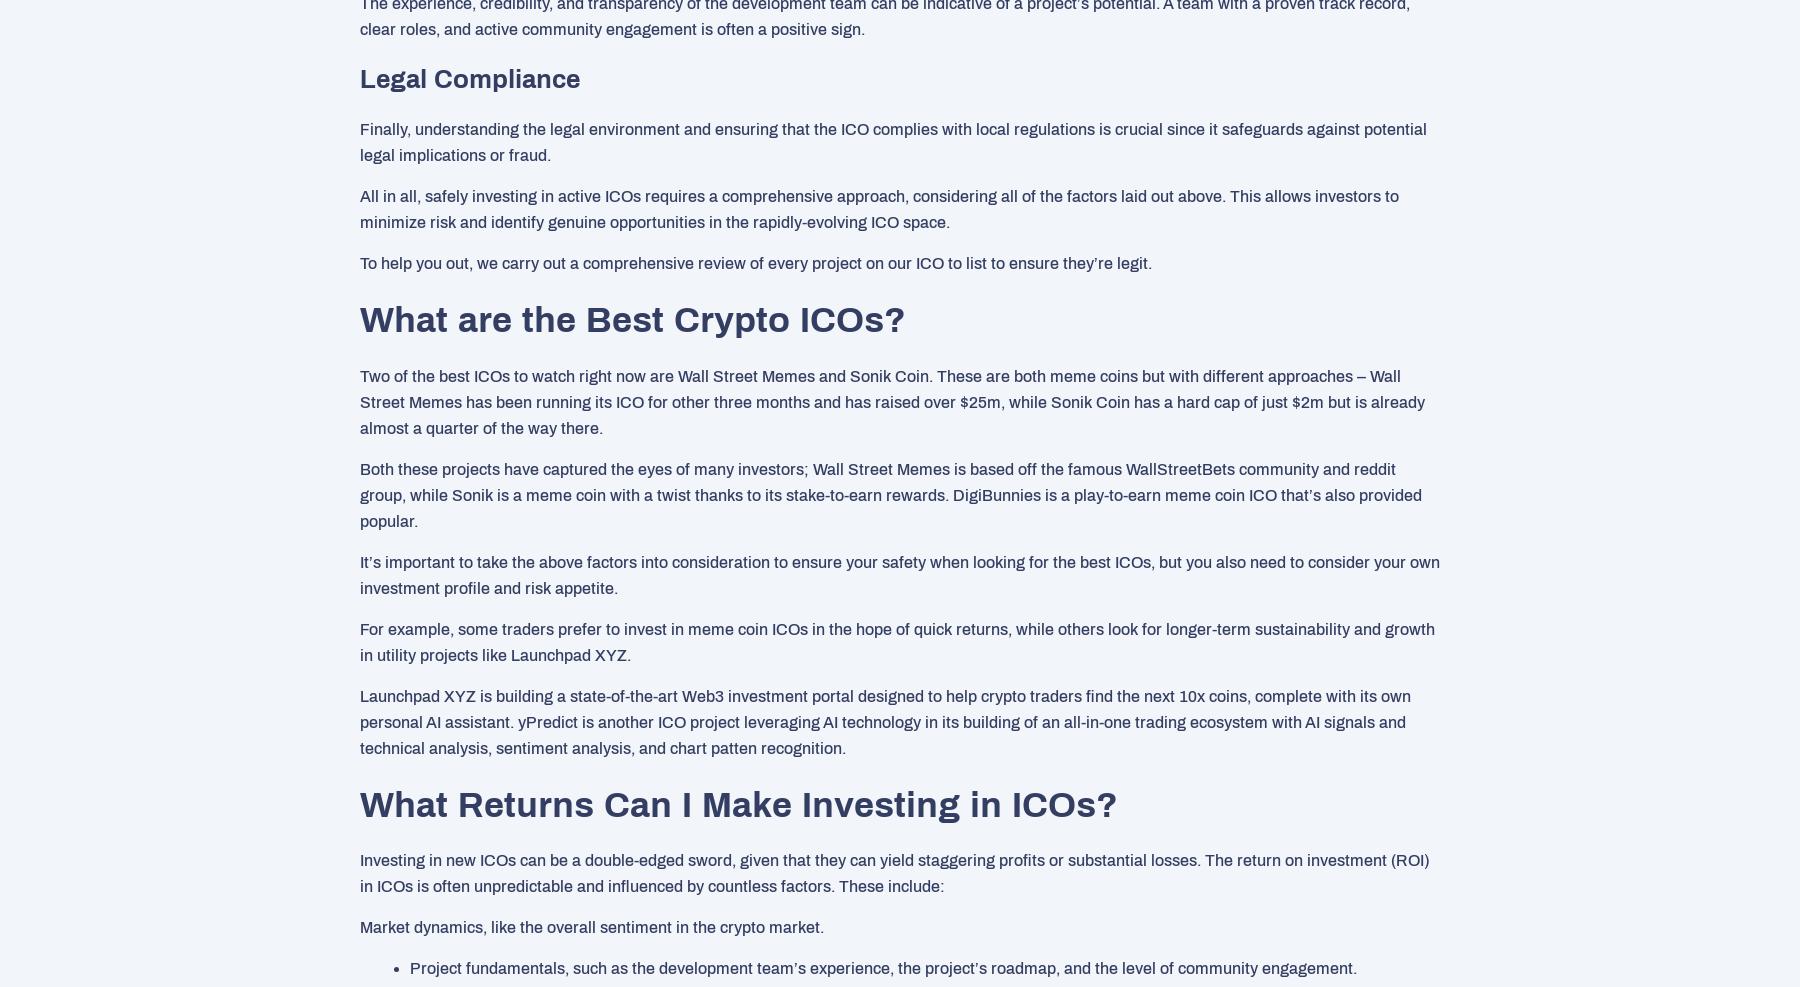 The image size is (1800, 987). Describe the element at coordinates (893, 141) in the screenshot. I see `'Finally, understanding the legal environment and ensuring that the ICO complies with local regulations is crucial since it safeguards against potential legal implications or fraud.'` at that location.